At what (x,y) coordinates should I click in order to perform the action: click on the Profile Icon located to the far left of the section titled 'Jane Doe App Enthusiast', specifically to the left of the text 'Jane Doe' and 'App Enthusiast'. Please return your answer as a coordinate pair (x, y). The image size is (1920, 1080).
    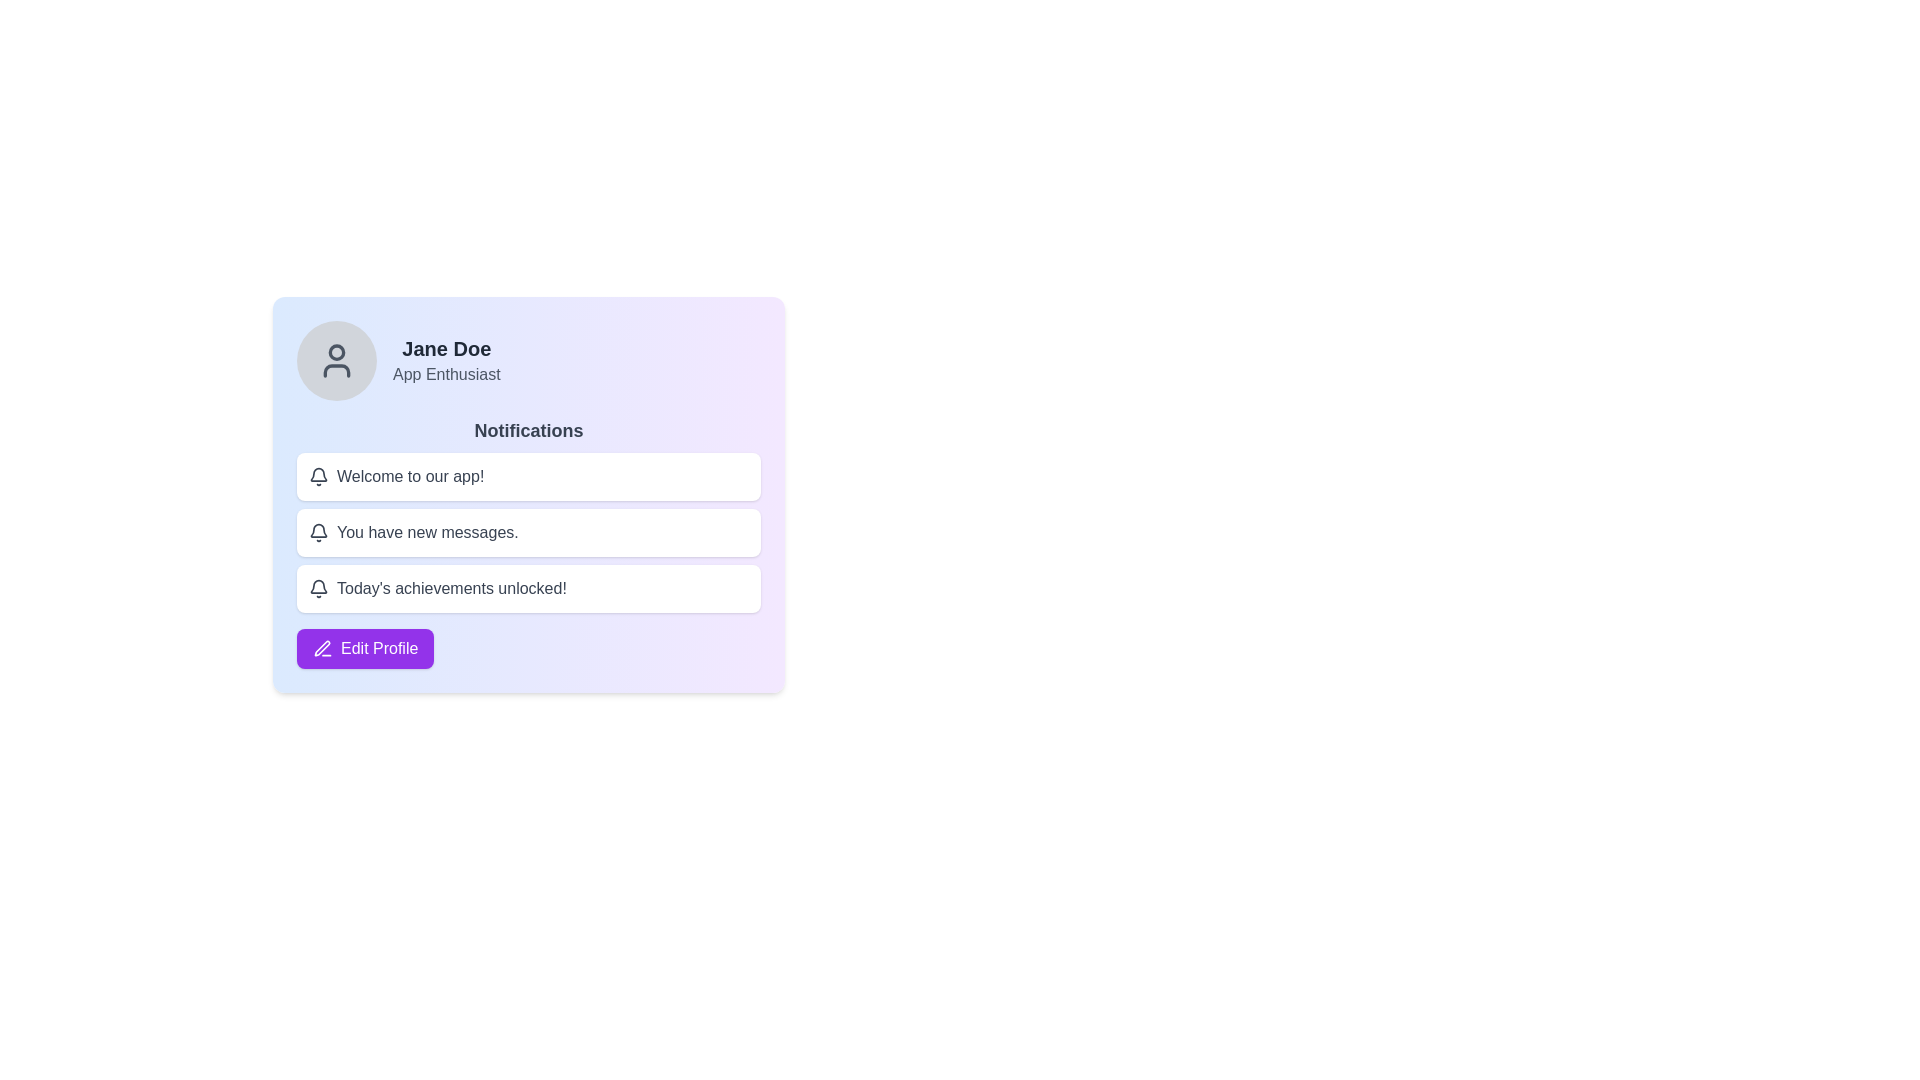
    Looking at the image, I should click on (336, 361).